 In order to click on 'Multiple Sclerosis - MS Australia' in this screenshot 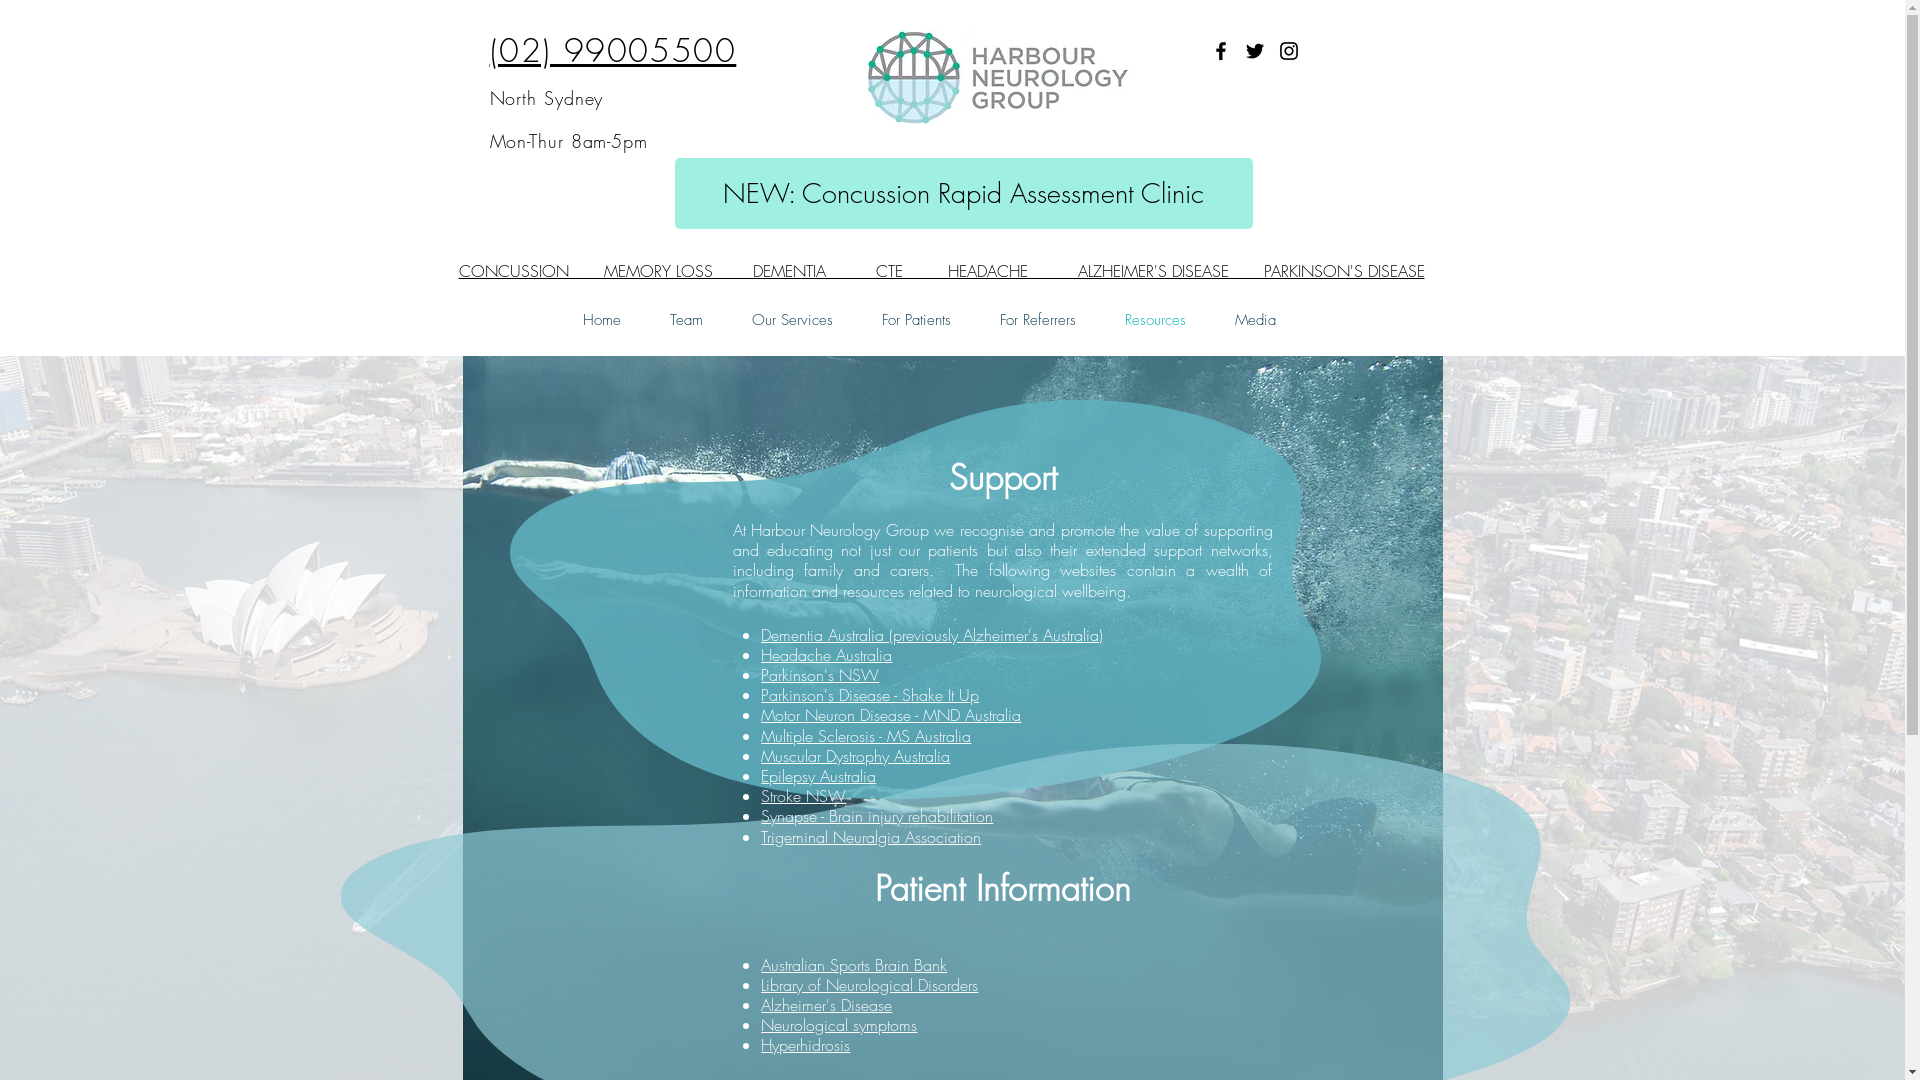, I will do `click(865, 736)`.